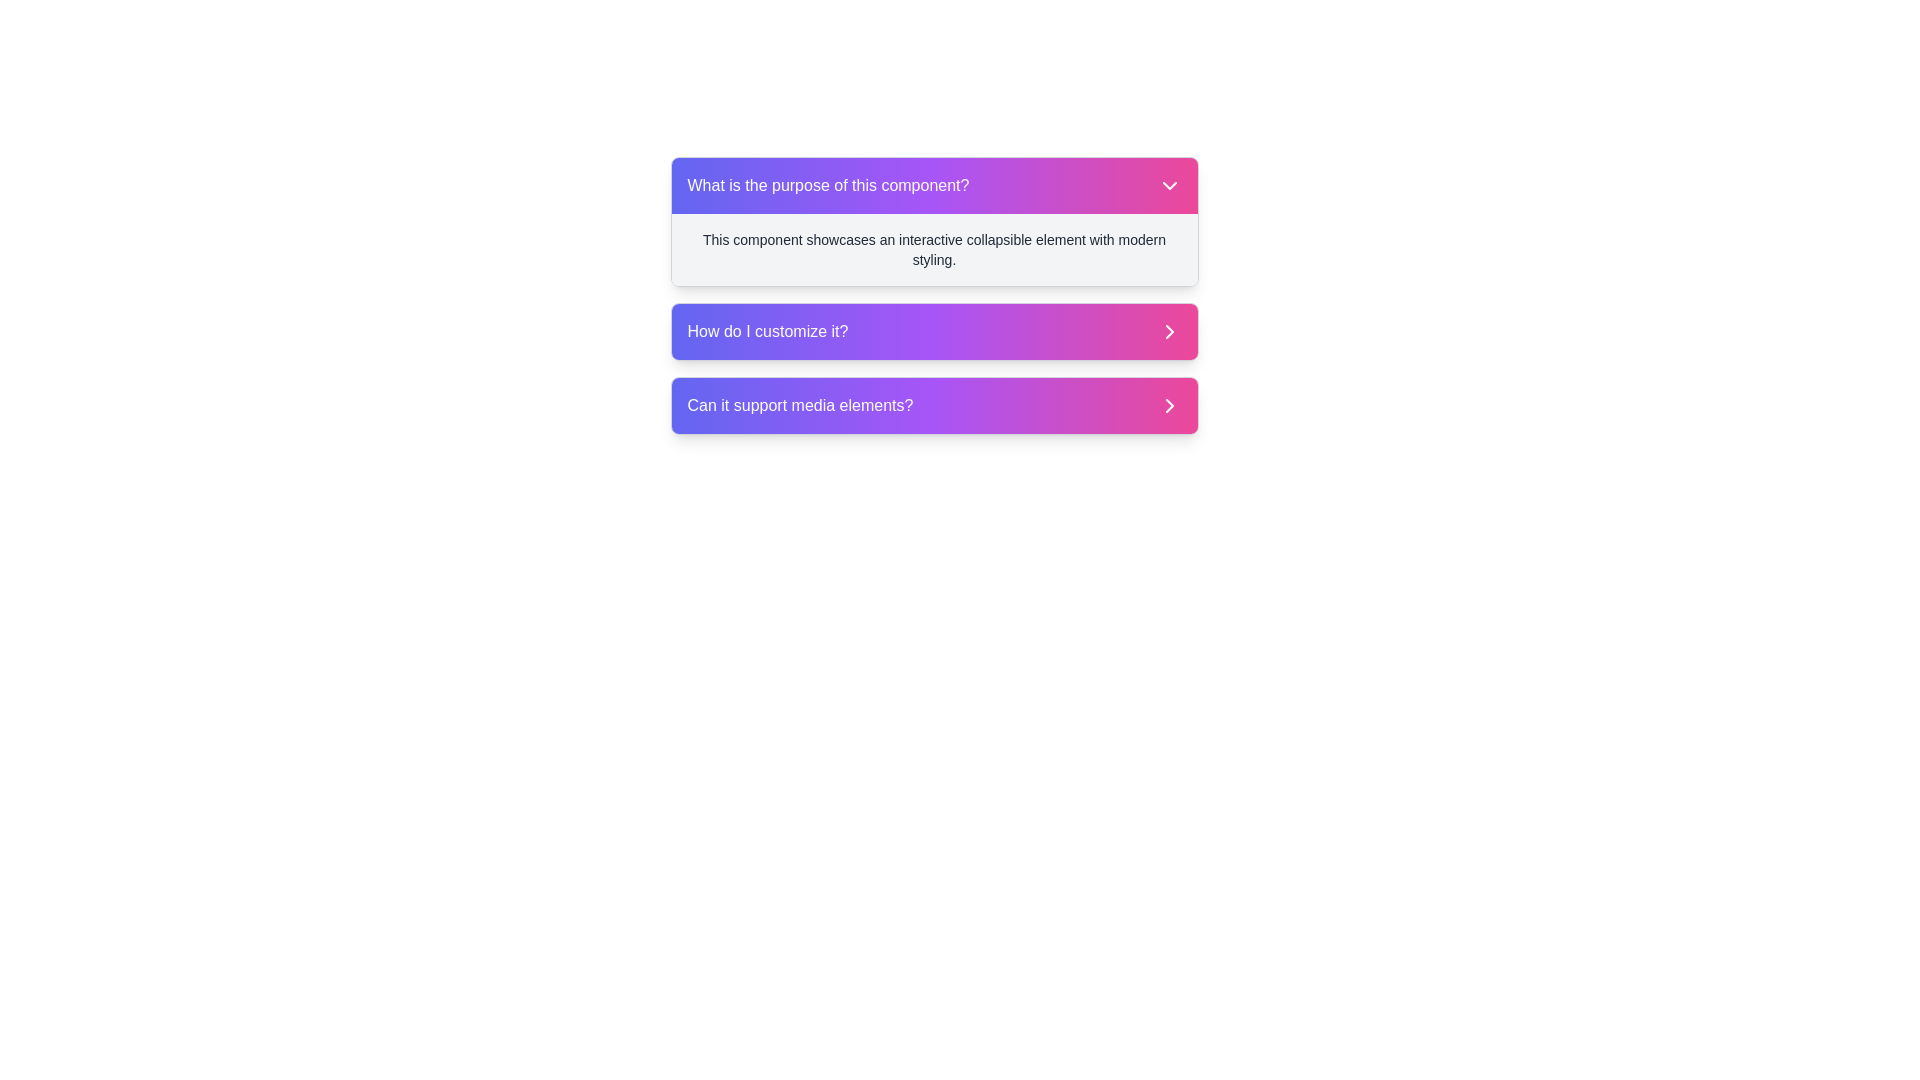 The image size is (1920, 1080). I want to click on the chevron icon pointing to the right, located at the right edge of the collapsible panel labeled 'Can it support media elements?', so click(1169, 405).